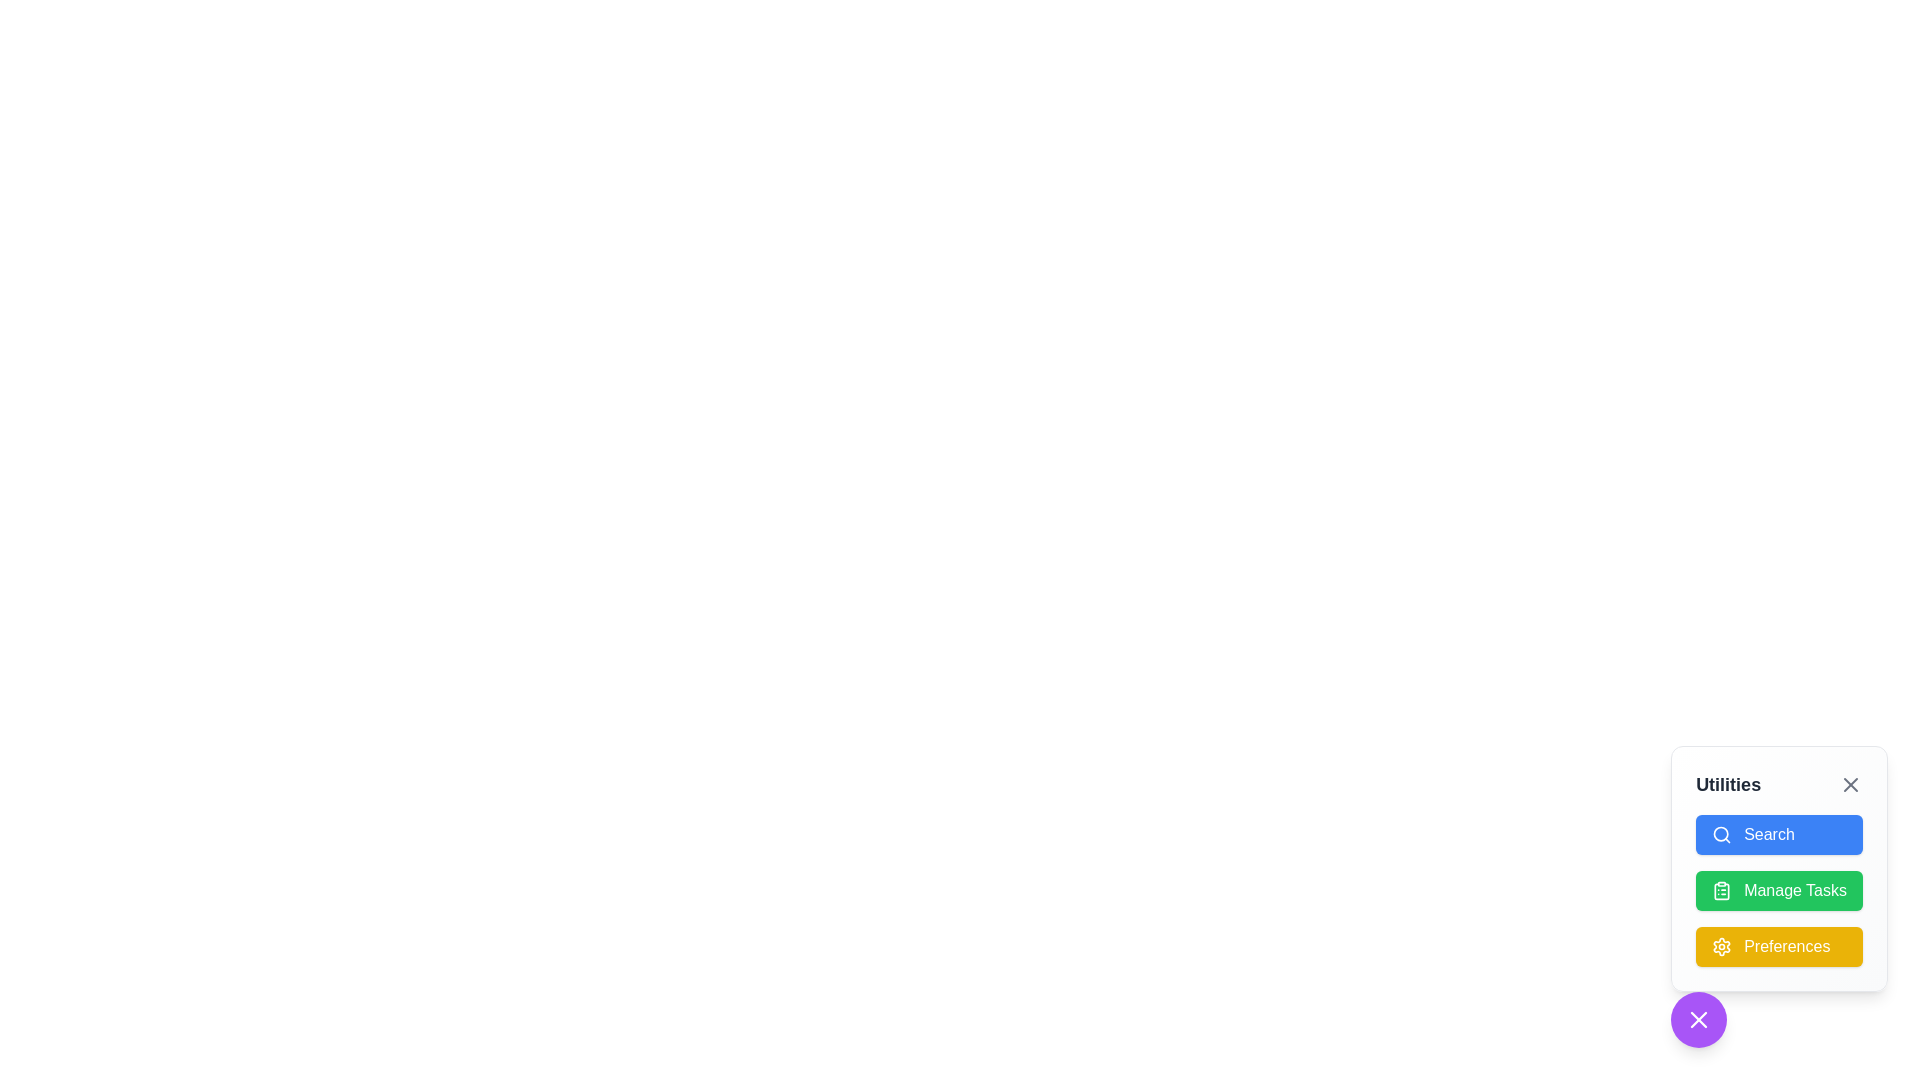 The image size is (1920, 1080). I want to click on the 'Manage Tasks' button, which is the second button in a series of three vertically-stacked buttons in the bottom-right corner of the interface, located below the 'Search' button, so click(1779, 867).